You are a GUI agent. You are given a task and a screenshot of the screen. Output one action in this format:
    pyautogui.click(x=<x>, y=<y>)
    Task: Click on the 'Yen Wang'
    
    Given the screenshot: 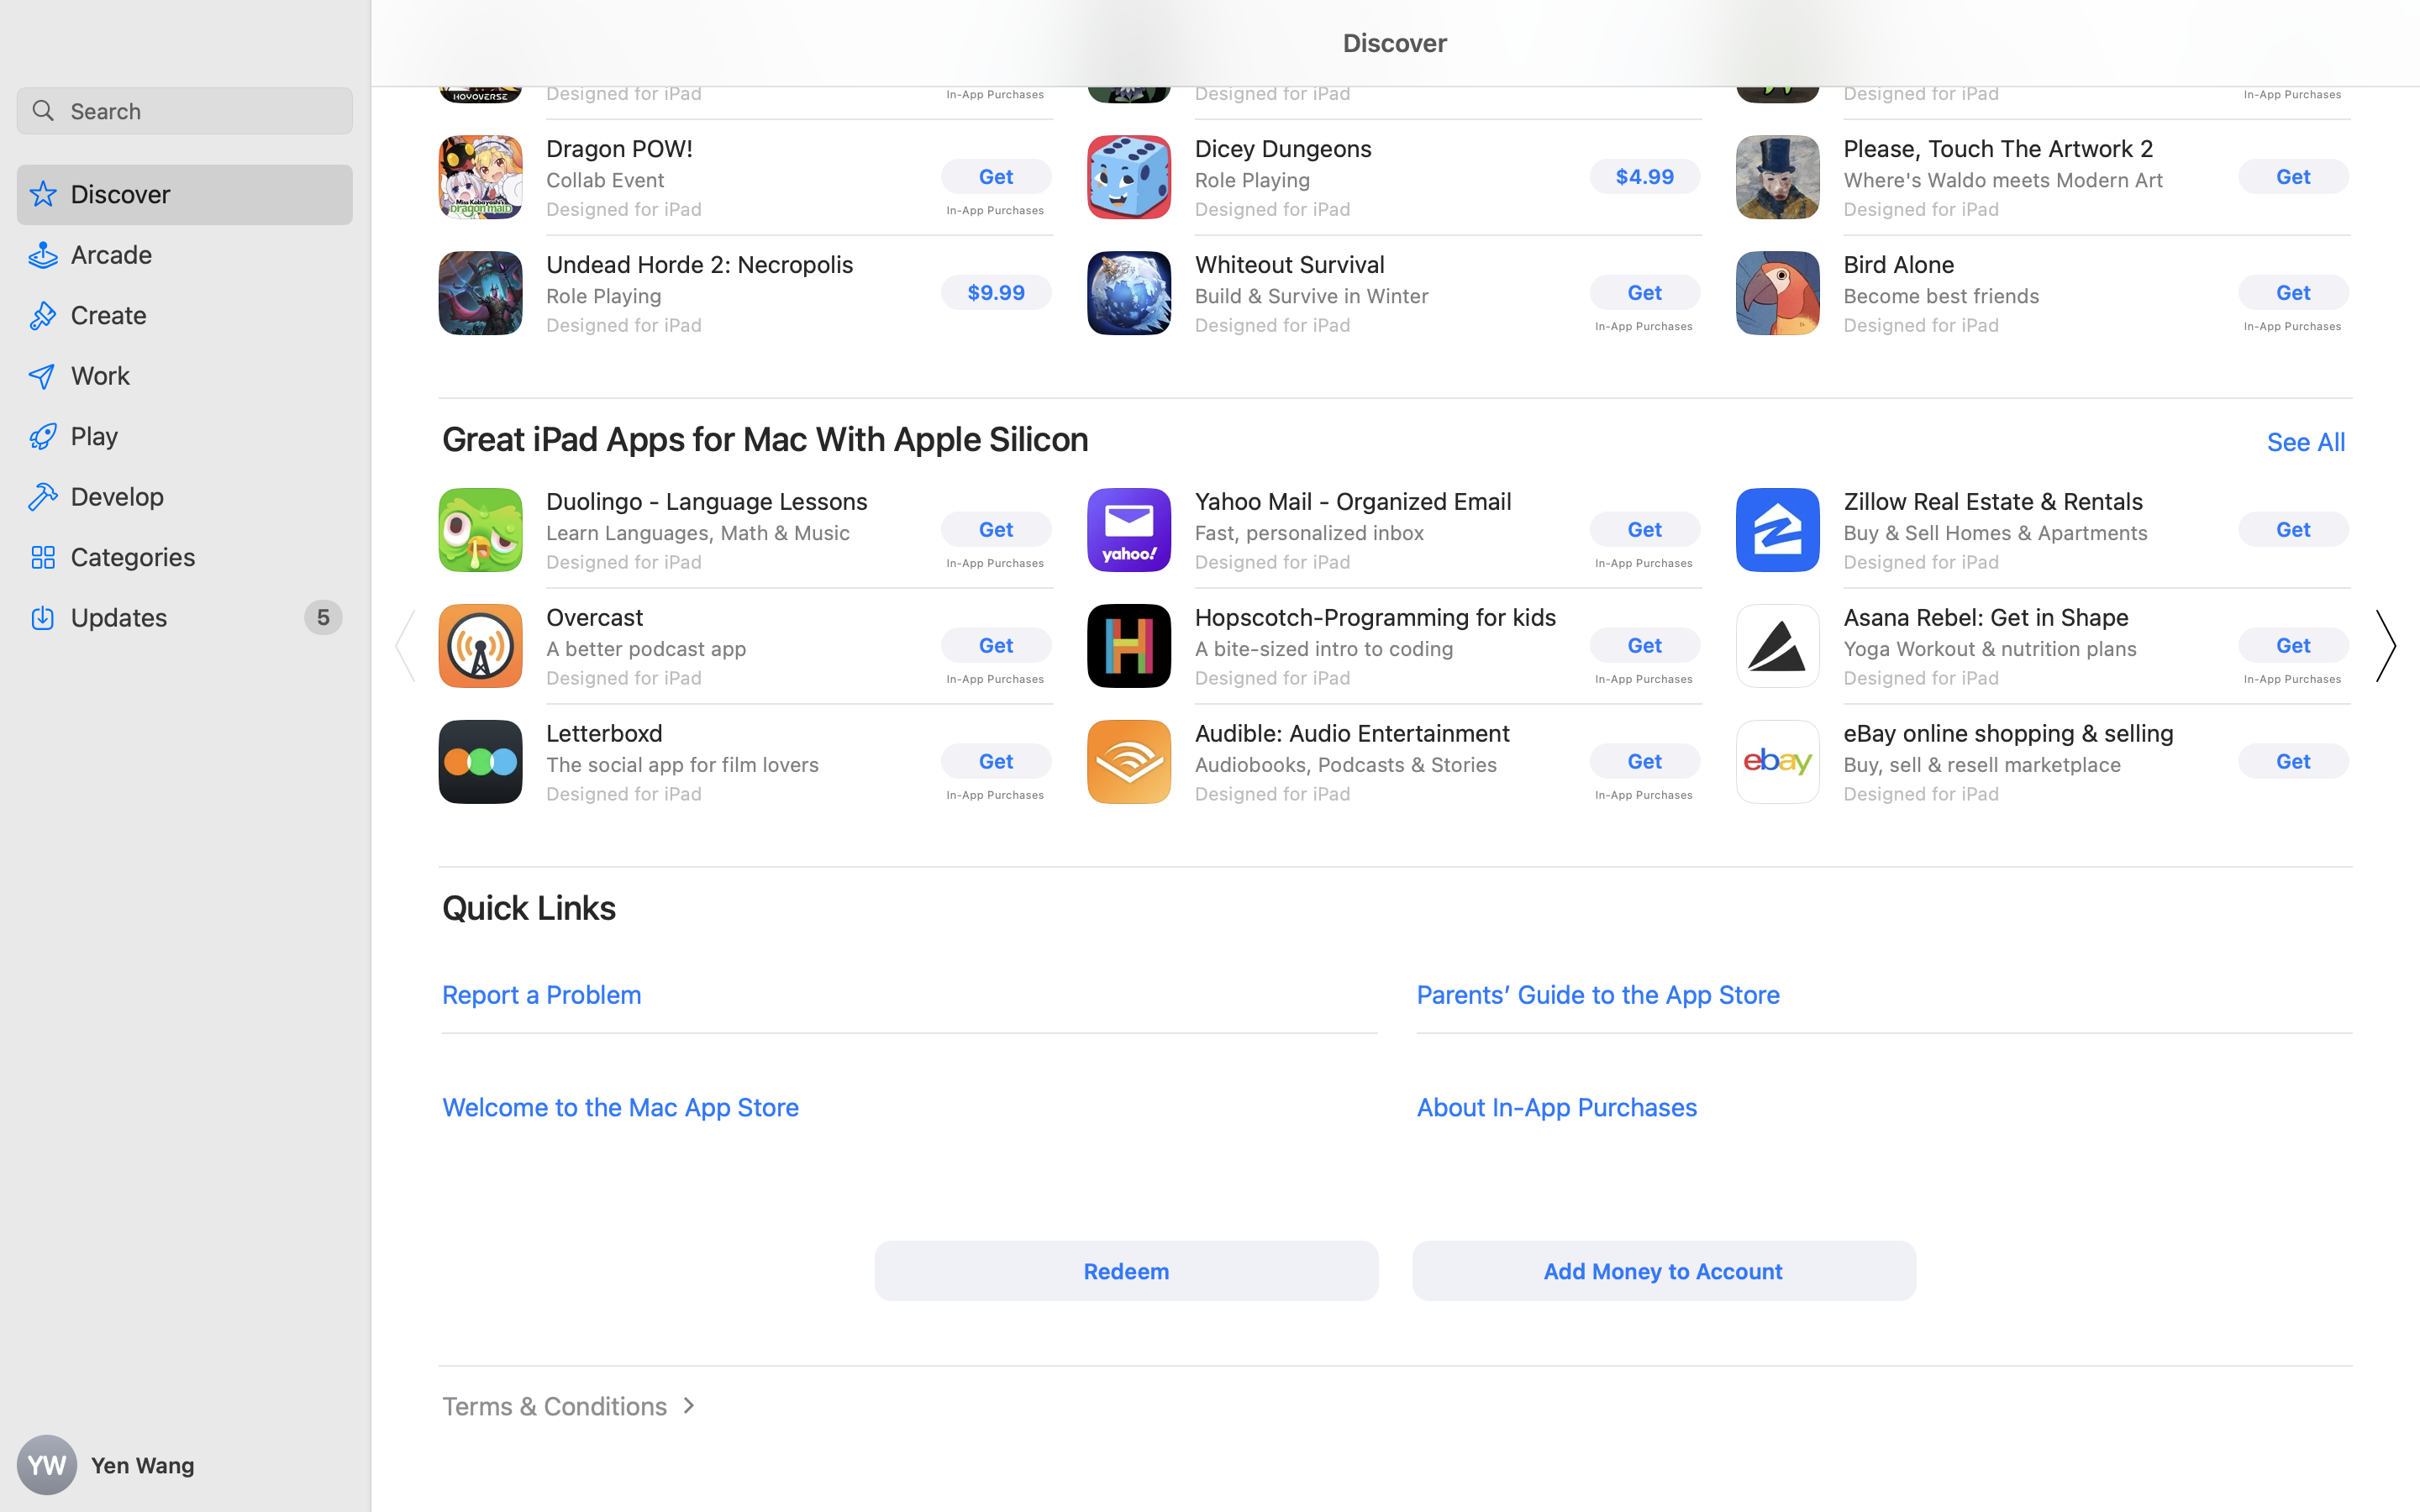 What is the action you would take?
    pyautogui.click(x=185, y=1465)
    